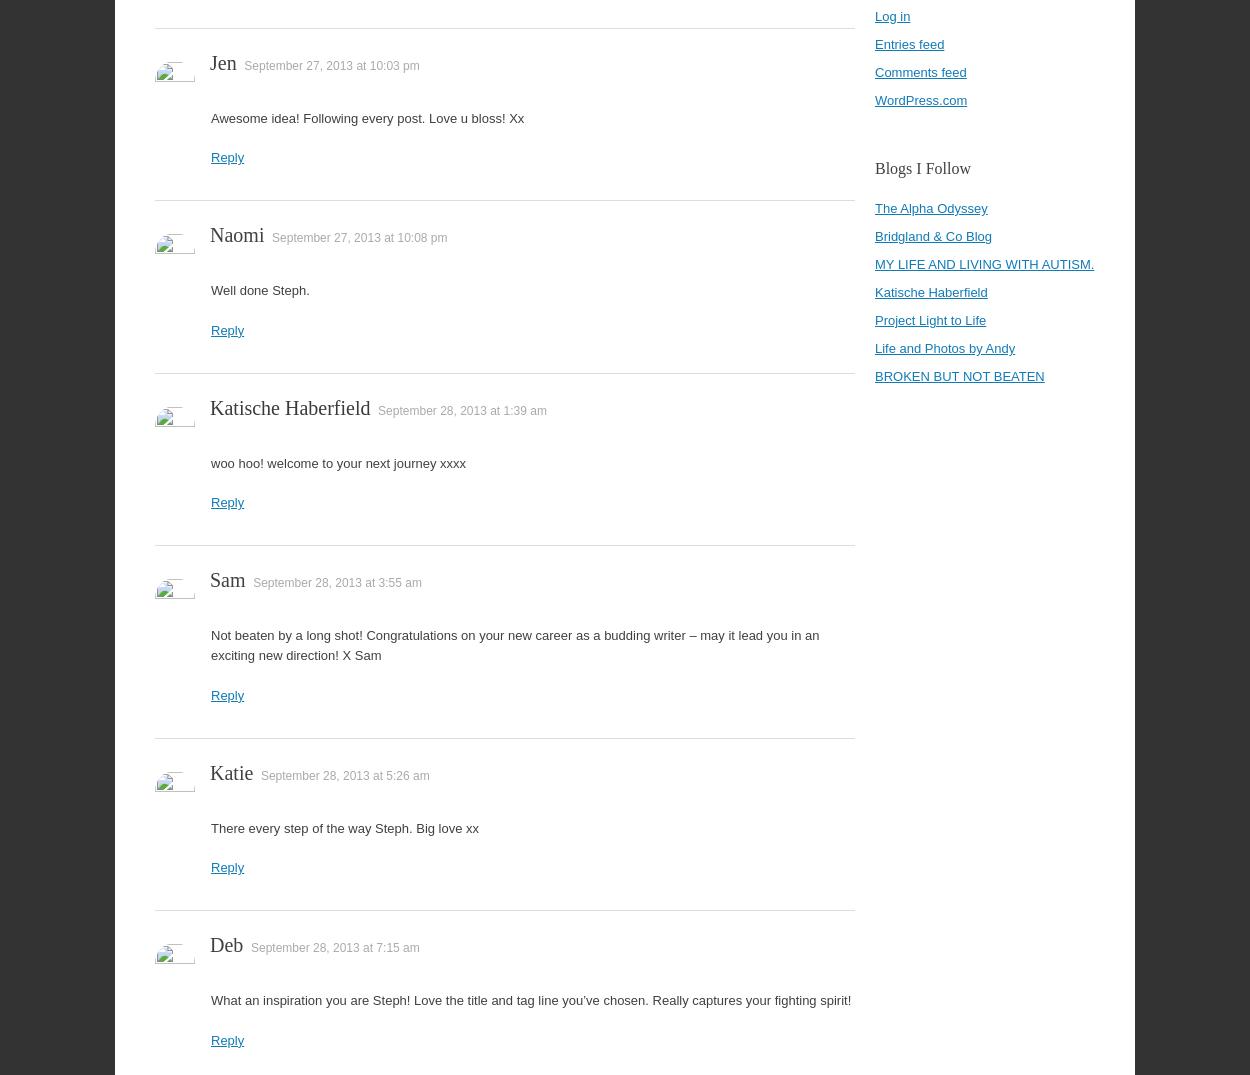  What do you see at coordinates (531, 999) in the screenshot?
I see `'What an inspiration you are Steph! Love the title and tag line you’ve chosen. Really captures your fighting spirit!'` at bounding box center [531, 999].